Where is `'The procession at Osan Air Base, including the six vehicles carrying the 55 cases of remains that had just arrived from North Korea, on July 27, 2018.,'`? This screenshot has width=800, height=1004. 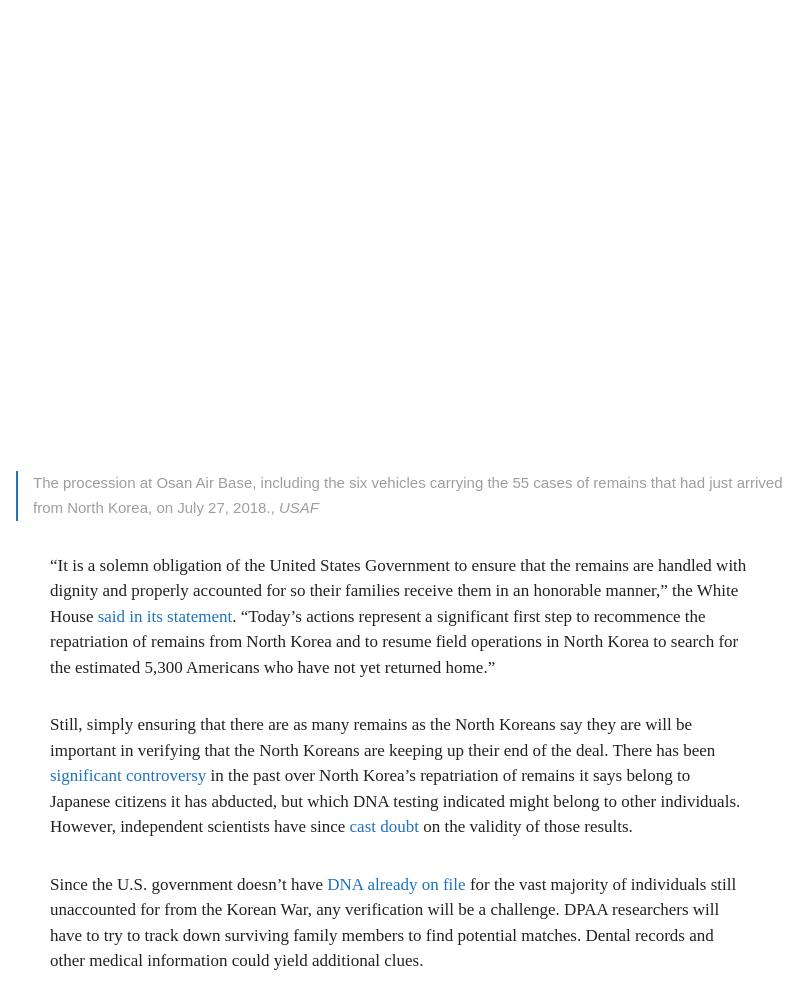 'The procession at Osan Air Base, including the six vehicles carrying the 55 cases of remains that had just arrived from North Korea, on July 27, 2018.,' is located at coordinates (33, 492).